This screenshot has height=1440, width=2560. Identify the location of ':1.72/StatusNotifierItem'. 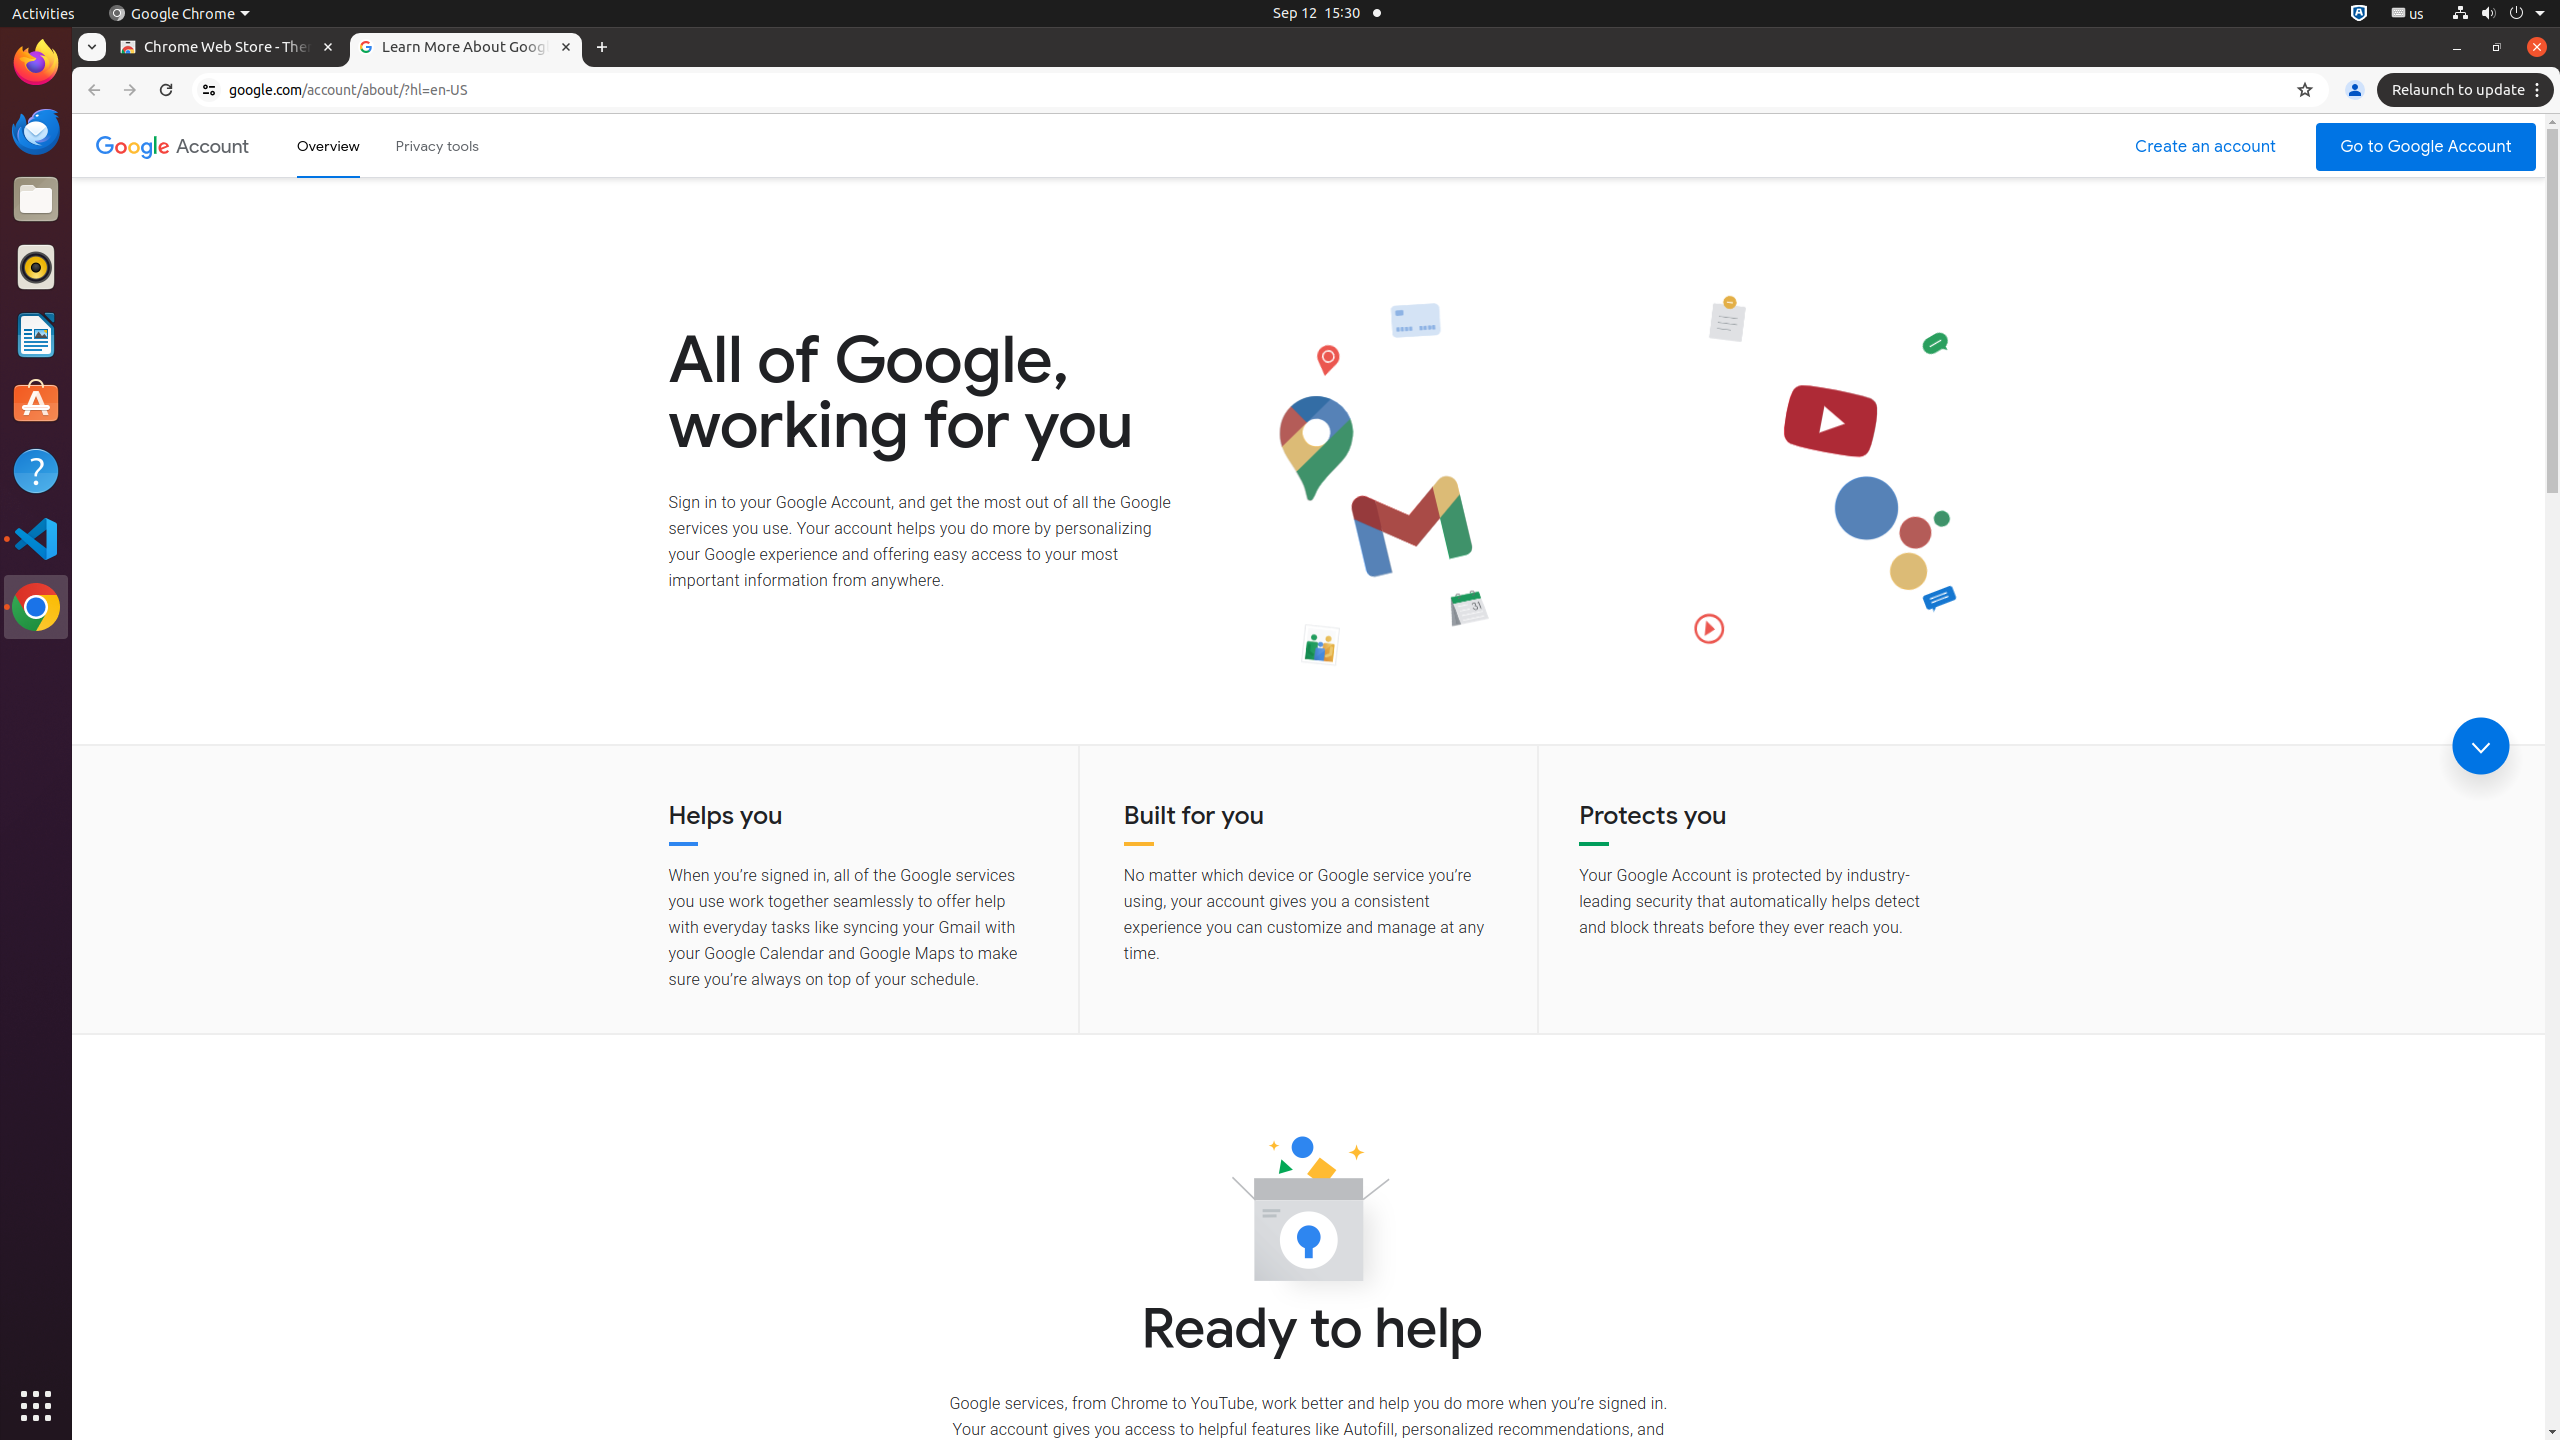
(2359, 12).